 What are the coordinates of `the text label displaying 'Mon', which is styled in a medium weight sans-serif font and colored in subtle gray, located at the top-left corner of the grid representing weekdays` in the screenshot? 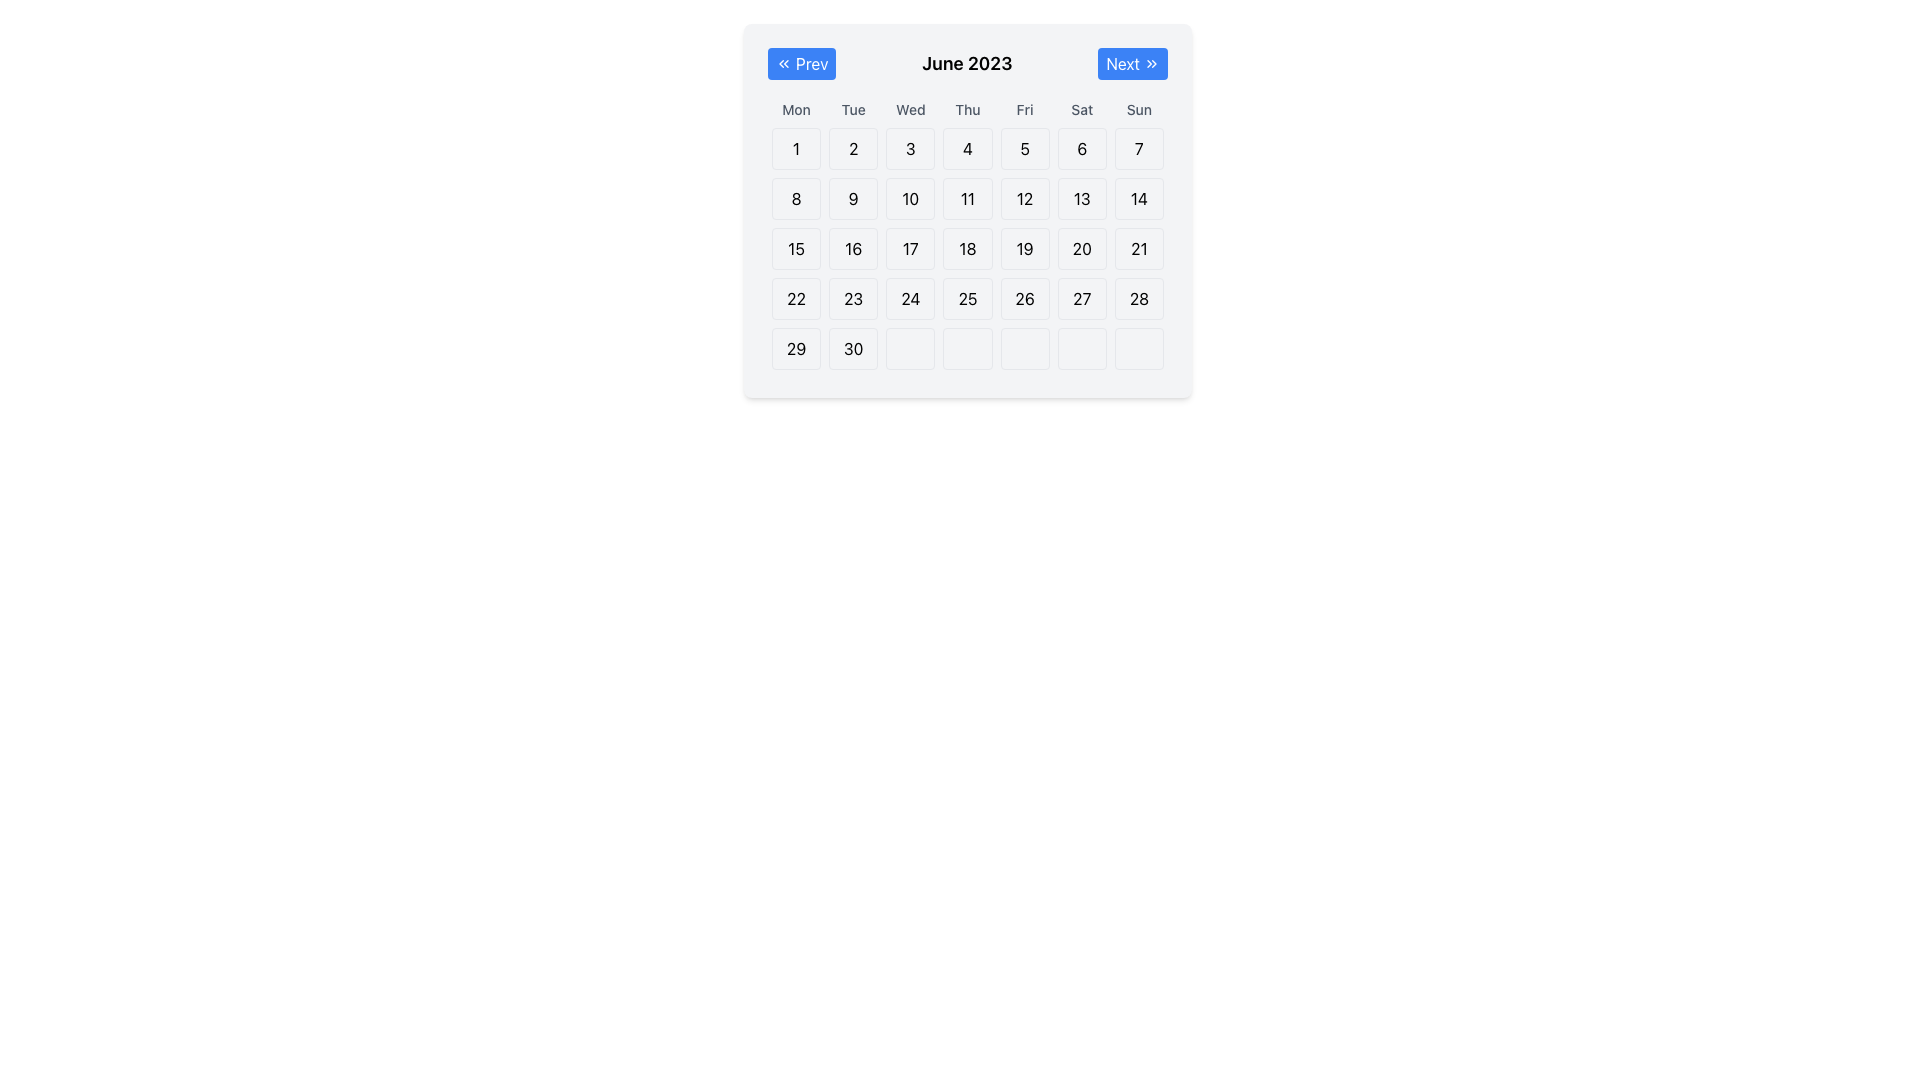 It's located at (795, 110).